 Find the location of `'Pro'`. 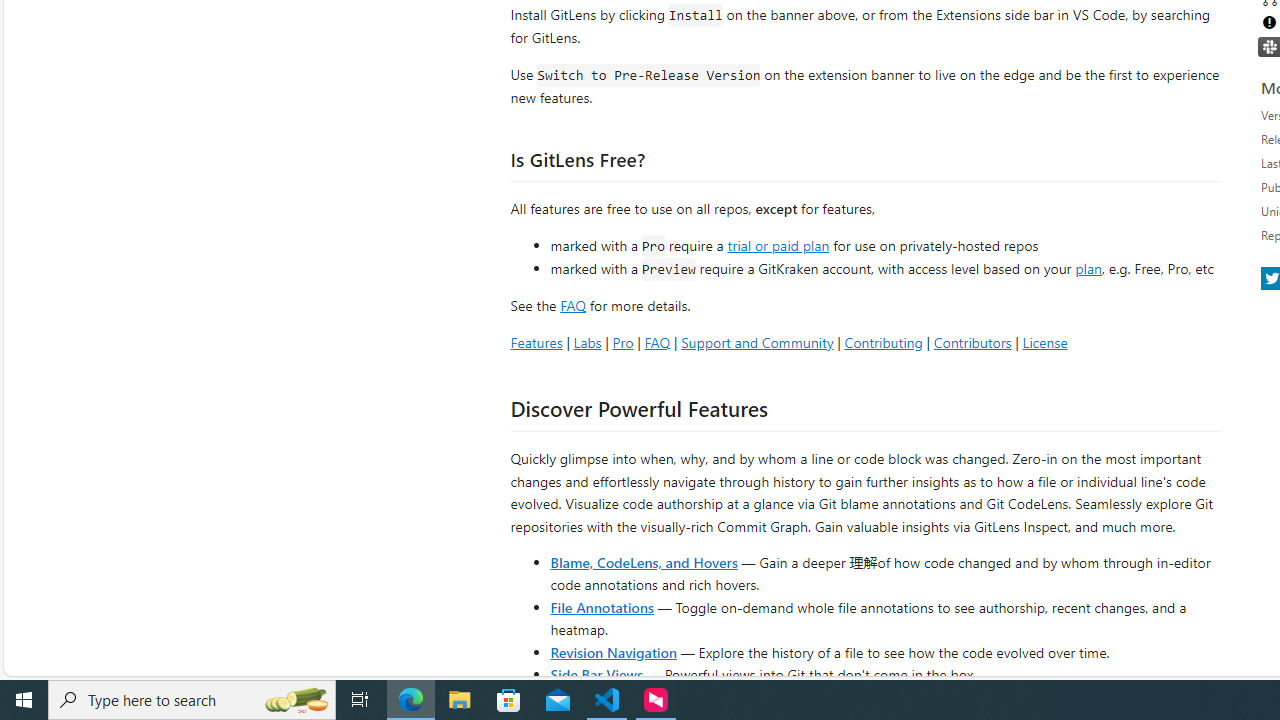

'Pro' is located at coordinates (621, 341).